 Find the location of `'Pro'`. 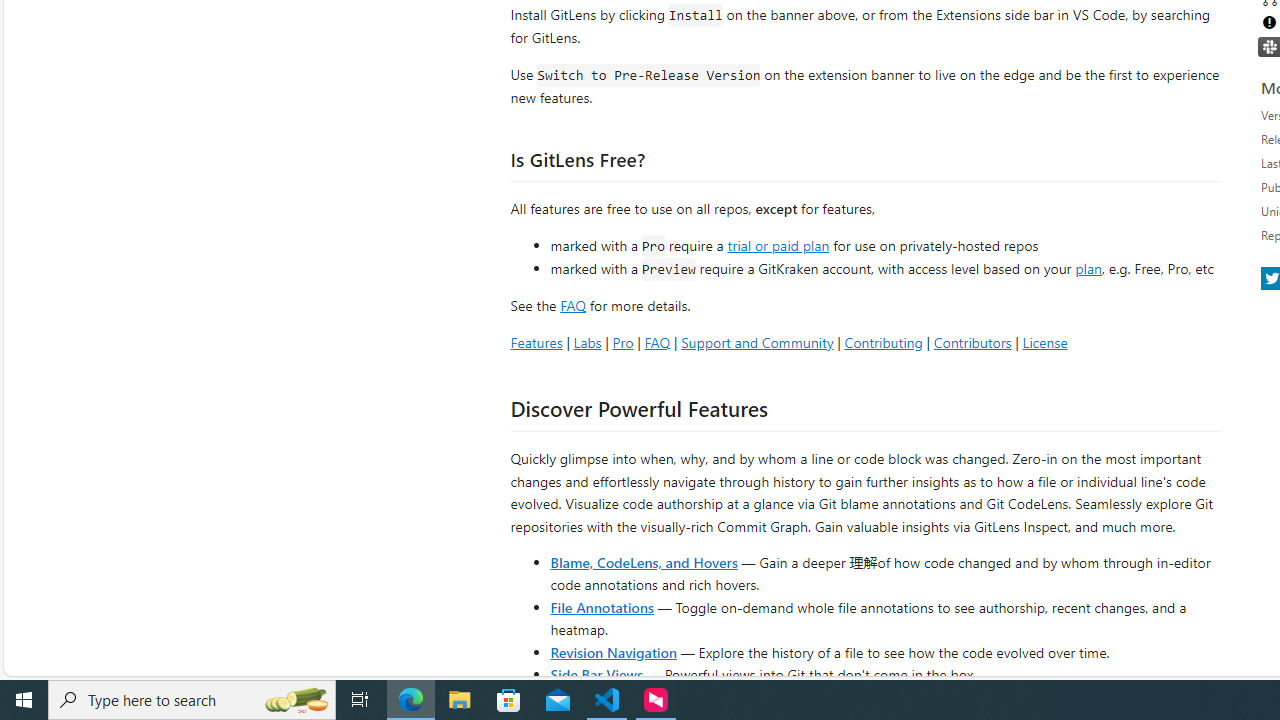

'Pro' is located at coordinates (621, 341).